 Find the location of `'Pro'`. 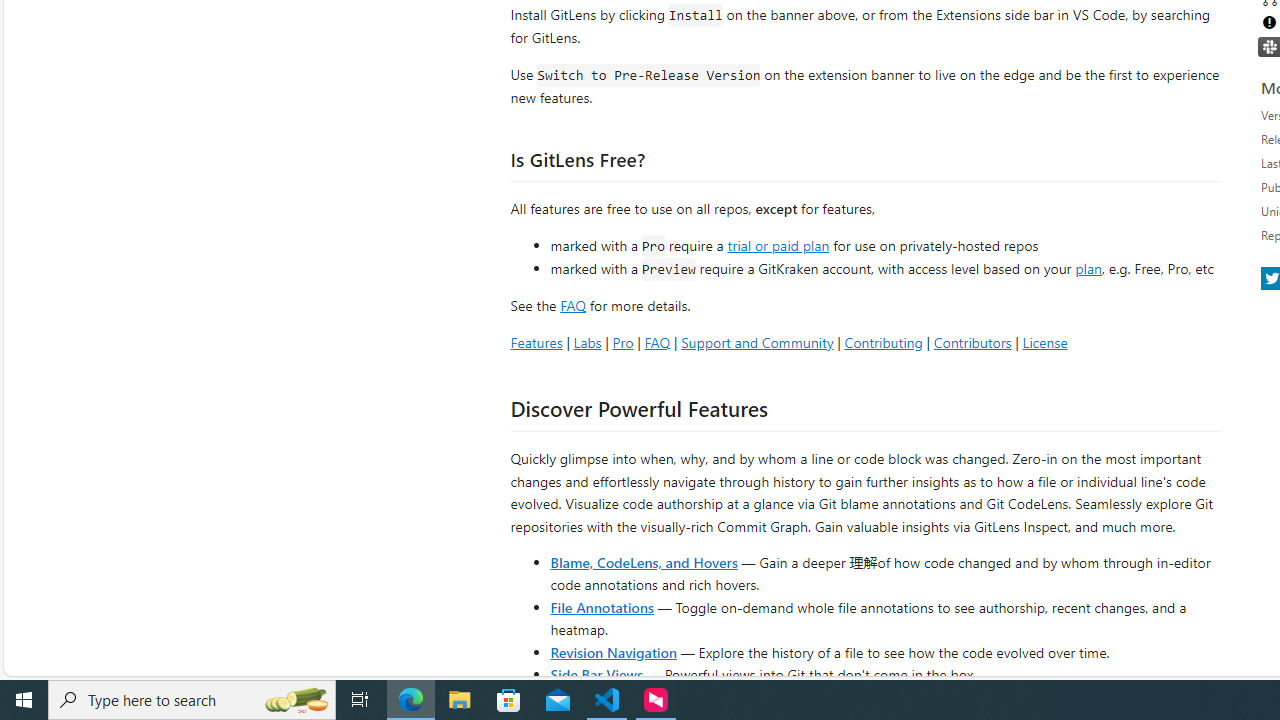

'Pro' is located at coordinates (621, 341).